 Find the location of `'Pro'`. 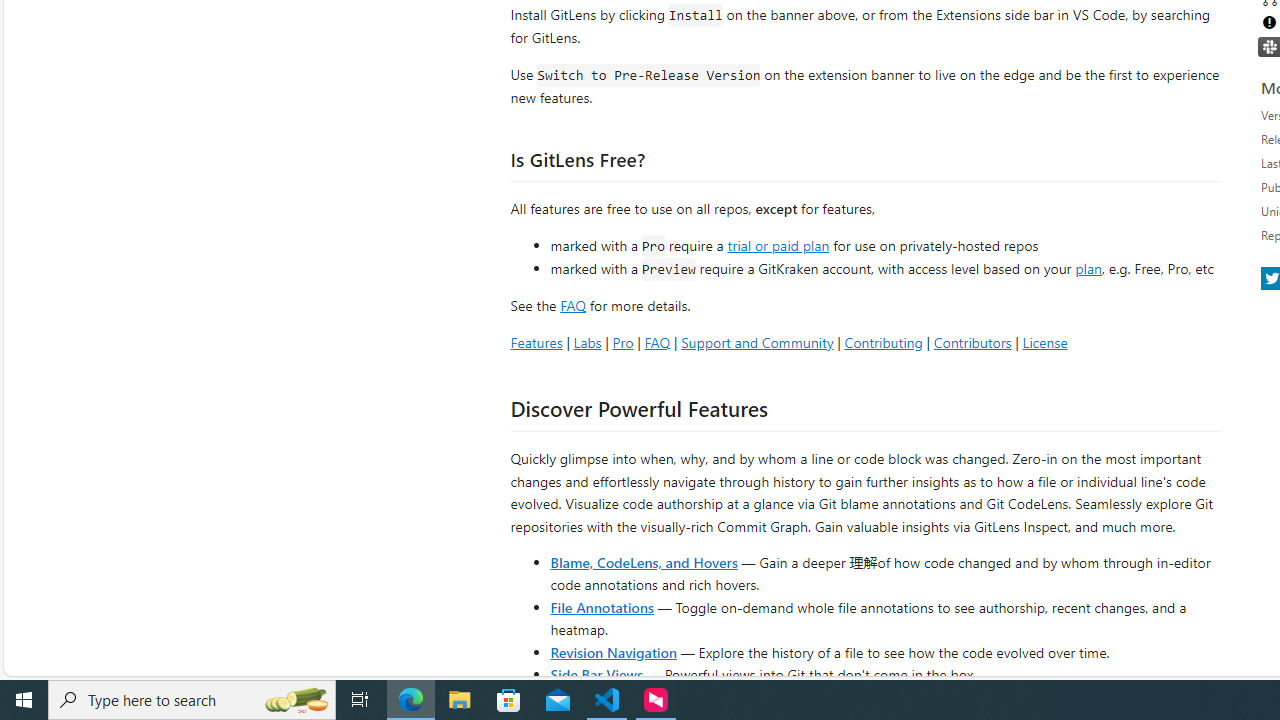

'Pro' is located at coordinates (621, 341).